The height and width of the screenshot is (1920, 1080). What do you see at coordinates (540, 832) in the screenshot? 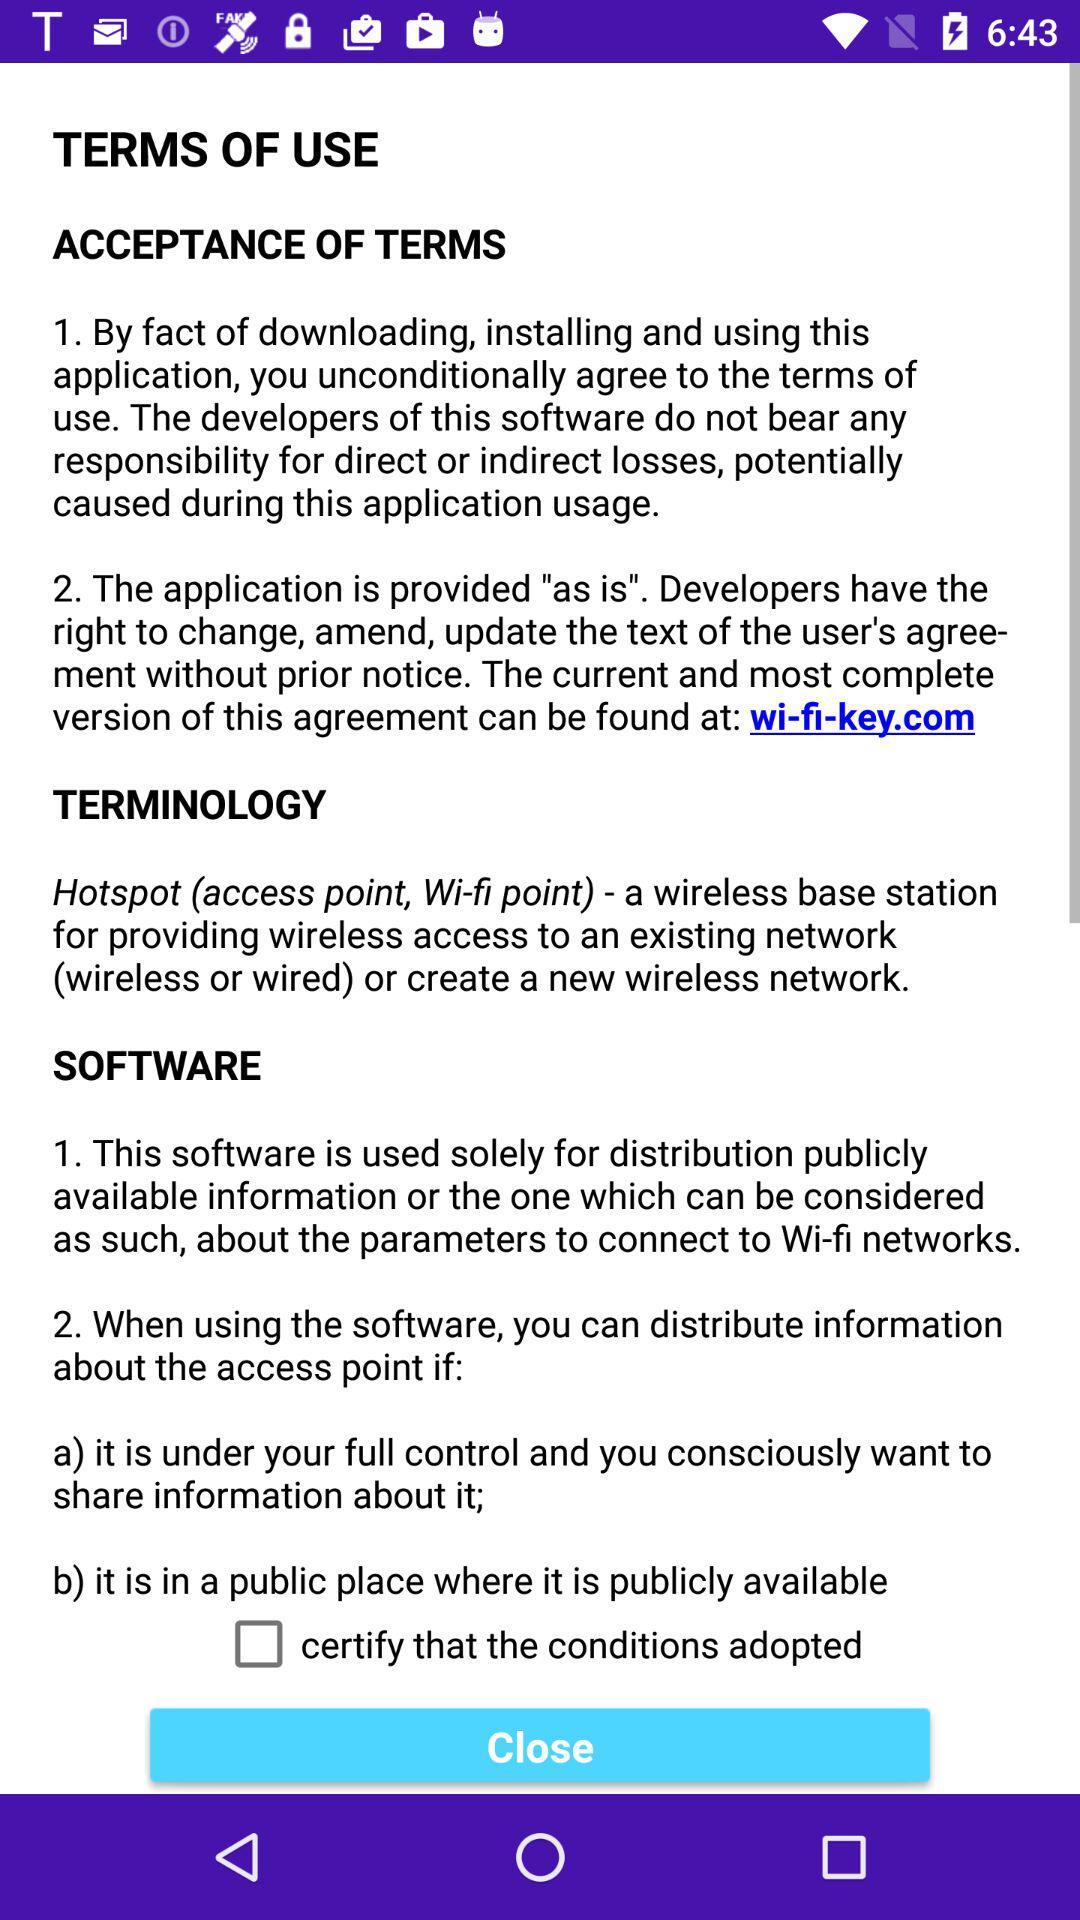
I see `the item above the certify that the` at bounding box center [540, 832].